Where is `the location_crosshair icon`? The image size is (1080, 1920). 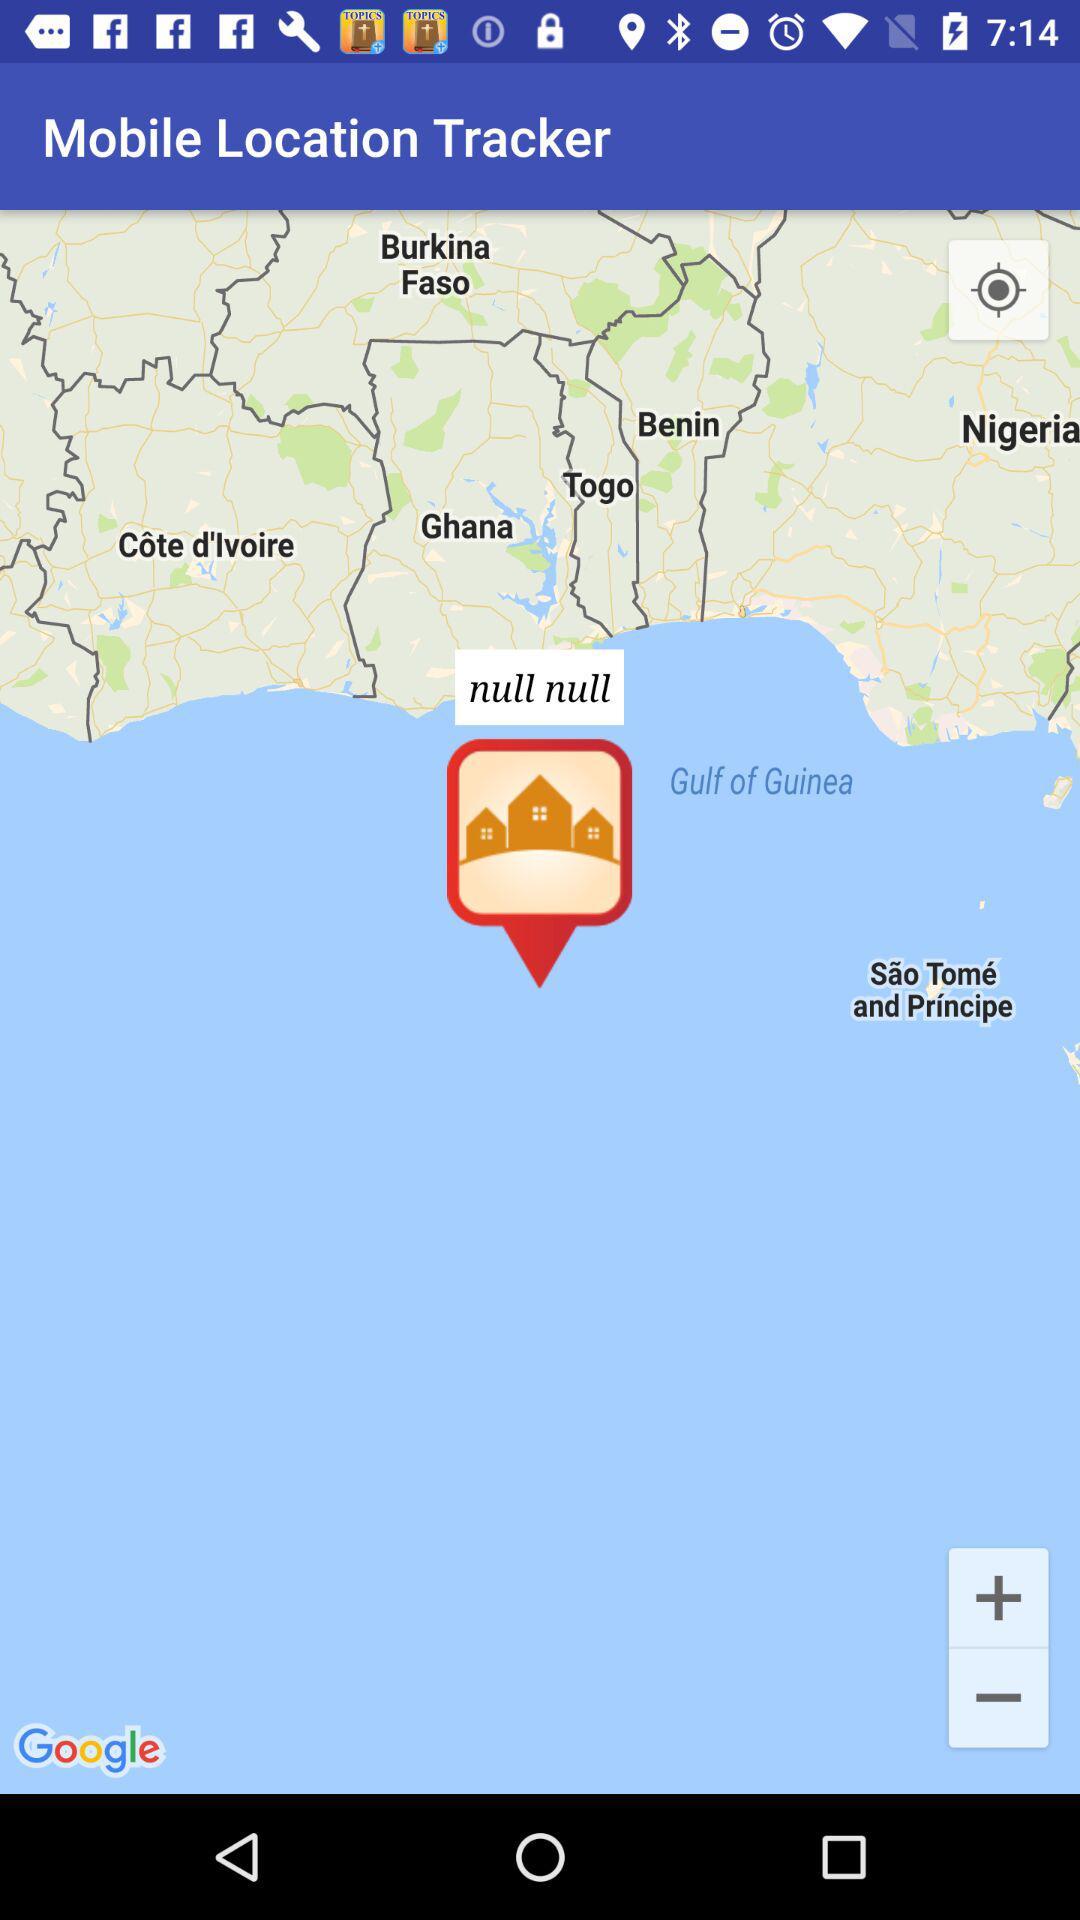
the location_crosshair icon is located at coordinates (998, 290).